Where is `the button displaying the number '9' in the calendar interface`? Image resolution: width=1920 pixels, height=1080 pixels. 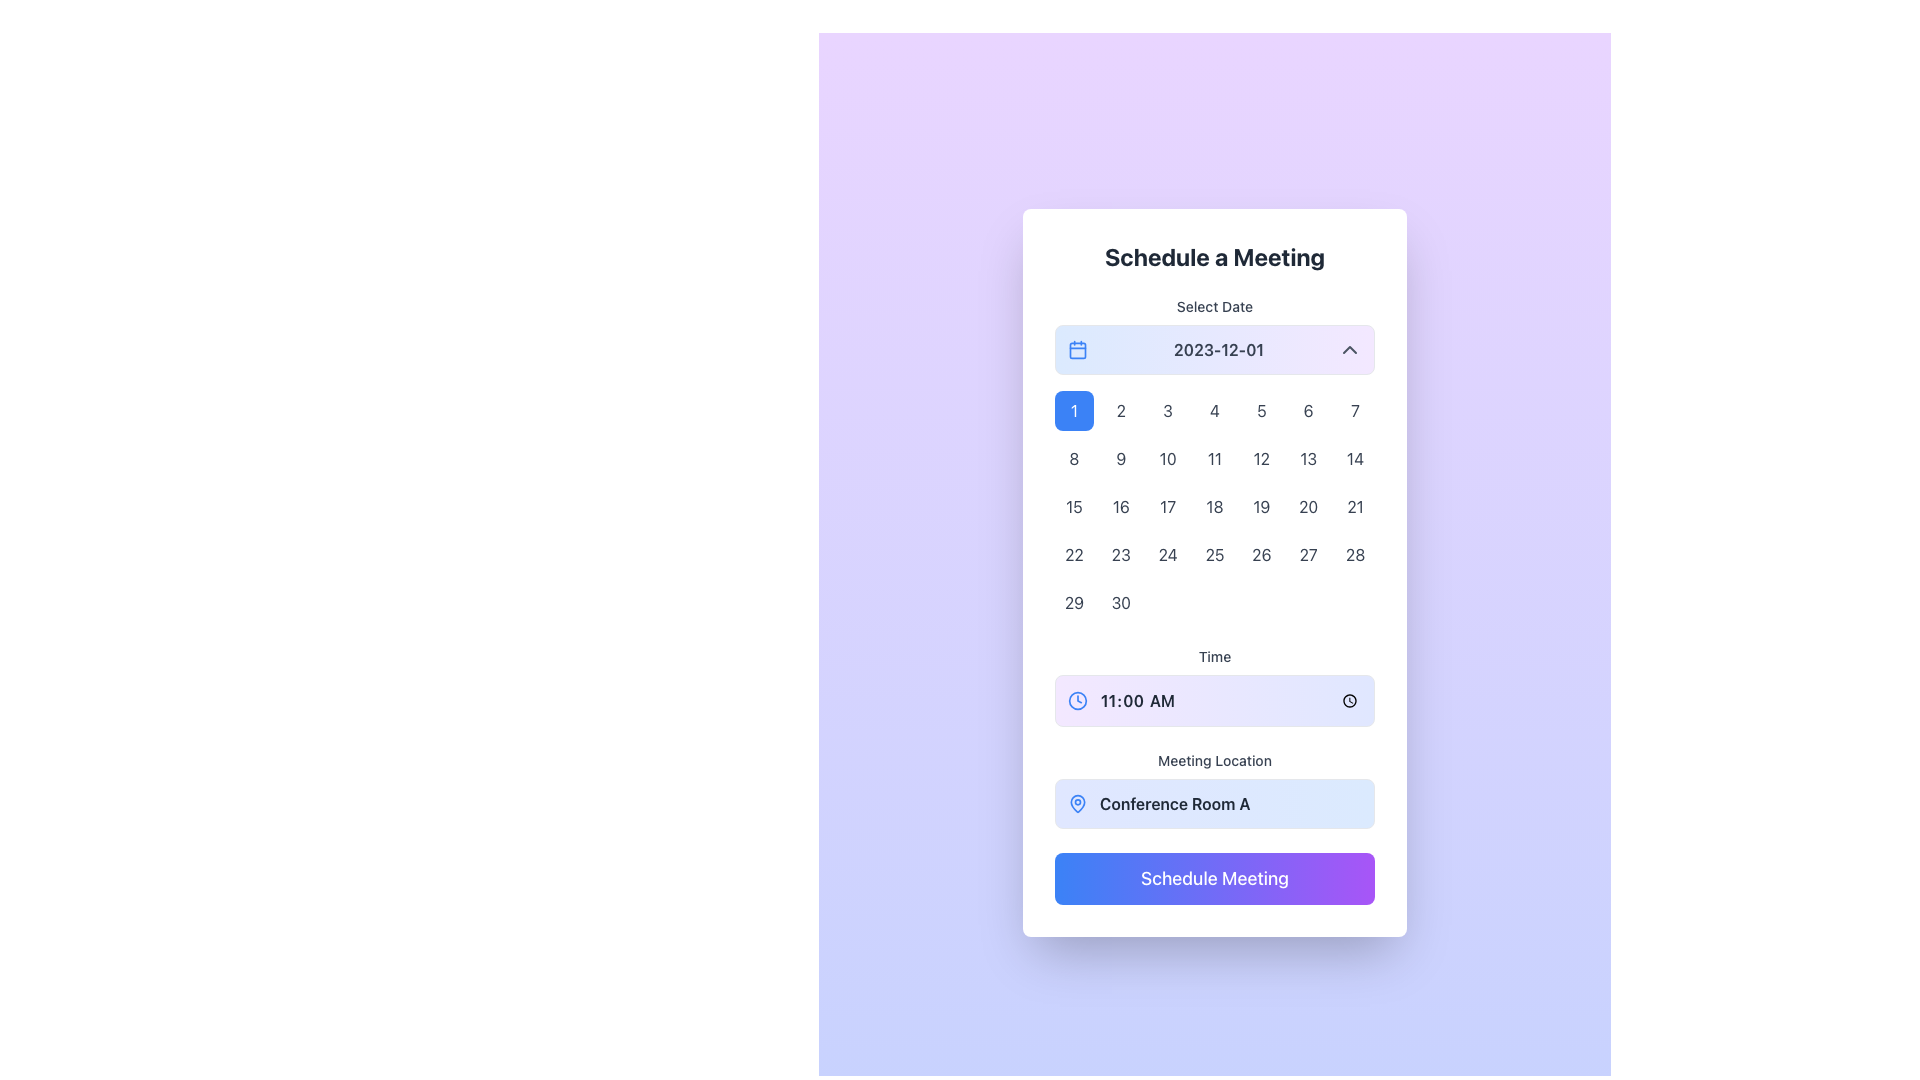
the button displaying the number '9' in the calendar interface is located at coordinates (1121, 459).